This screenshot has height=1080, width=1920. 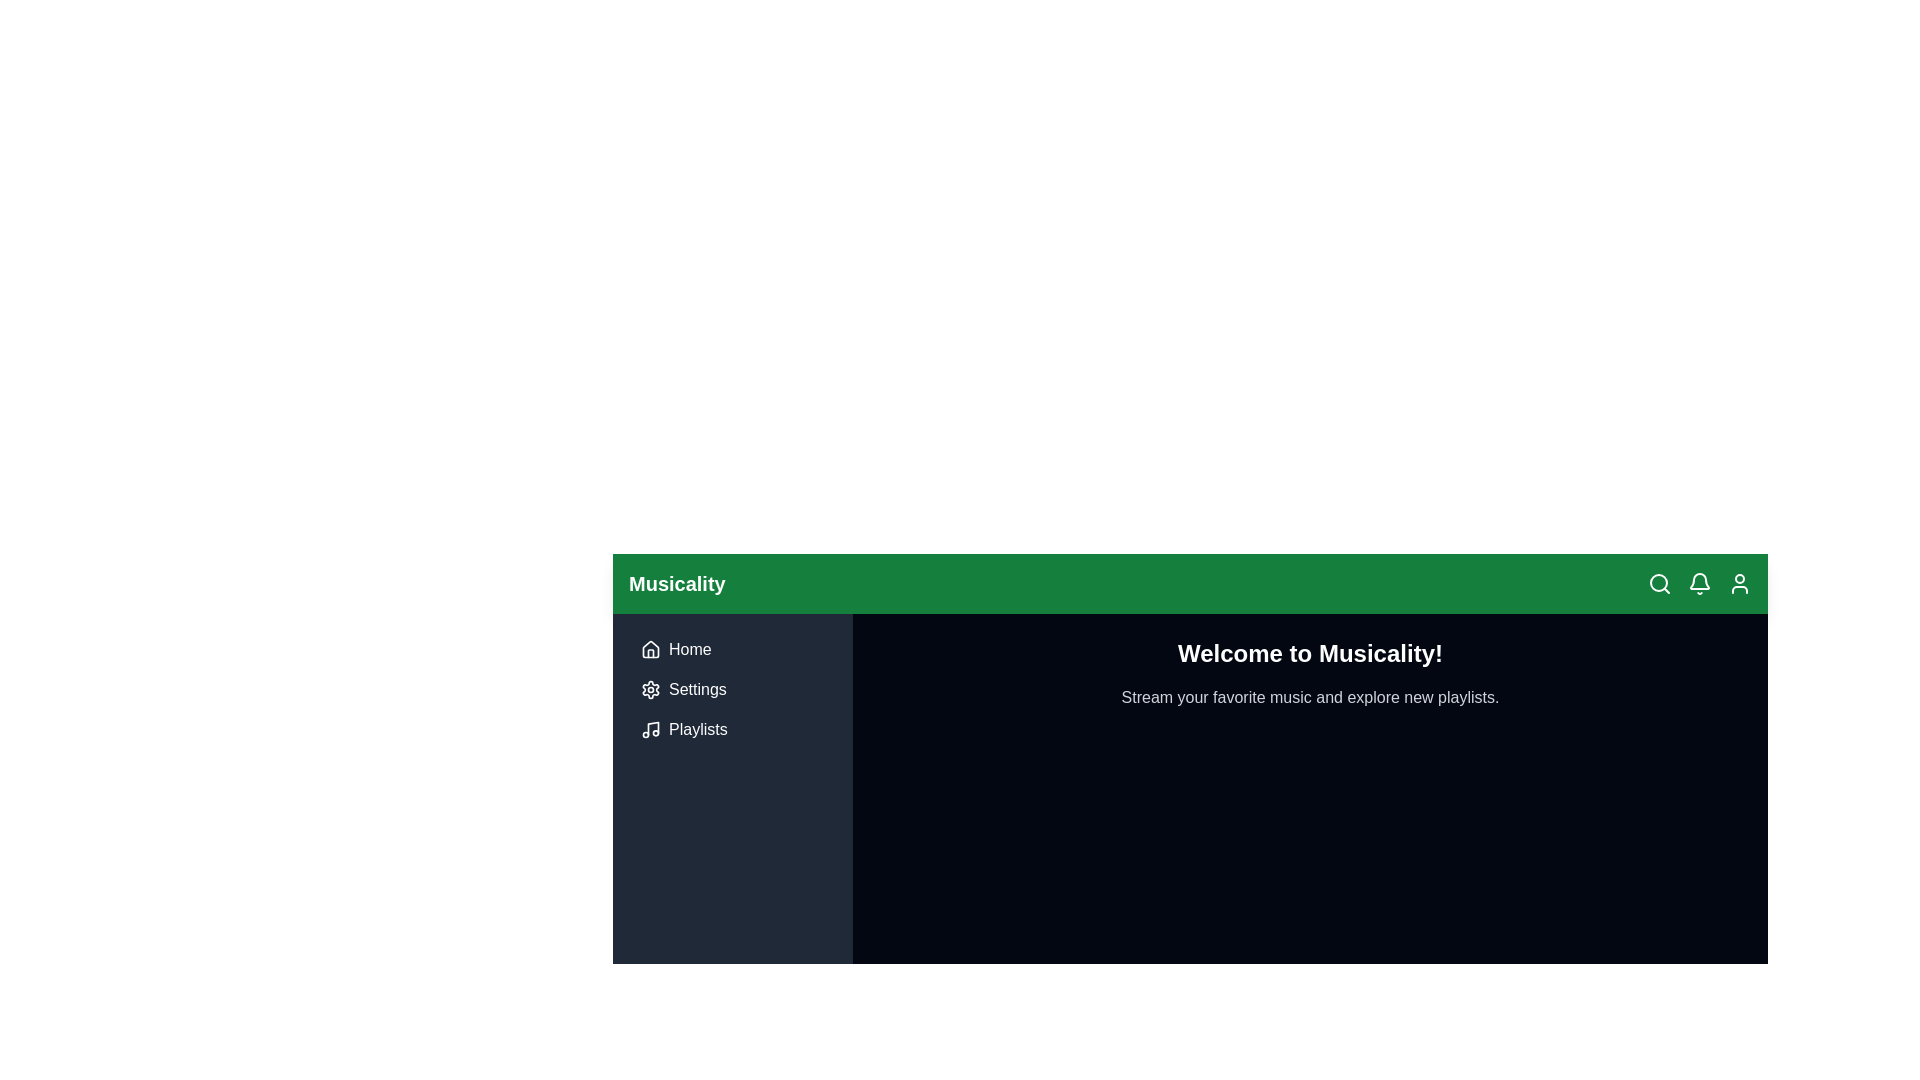 What do you see at coordinates (1698, 583) in the screenshot?
I see `the bell-shaped icon button located in the top navigation bar, which is the second icon from the left` at bounding box center [1698, 583].